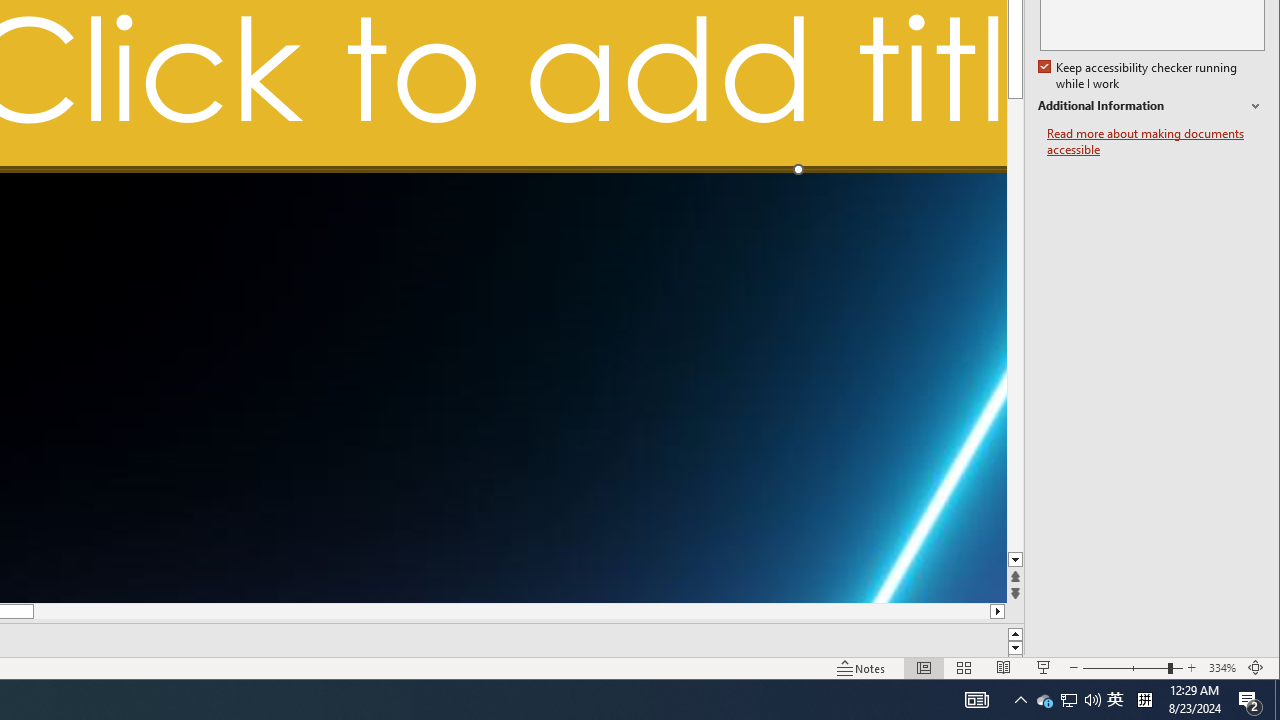 The height and width of the screenshot is (720, 1280). I want to click on 'Zoom 334%', so click(1221, 668).